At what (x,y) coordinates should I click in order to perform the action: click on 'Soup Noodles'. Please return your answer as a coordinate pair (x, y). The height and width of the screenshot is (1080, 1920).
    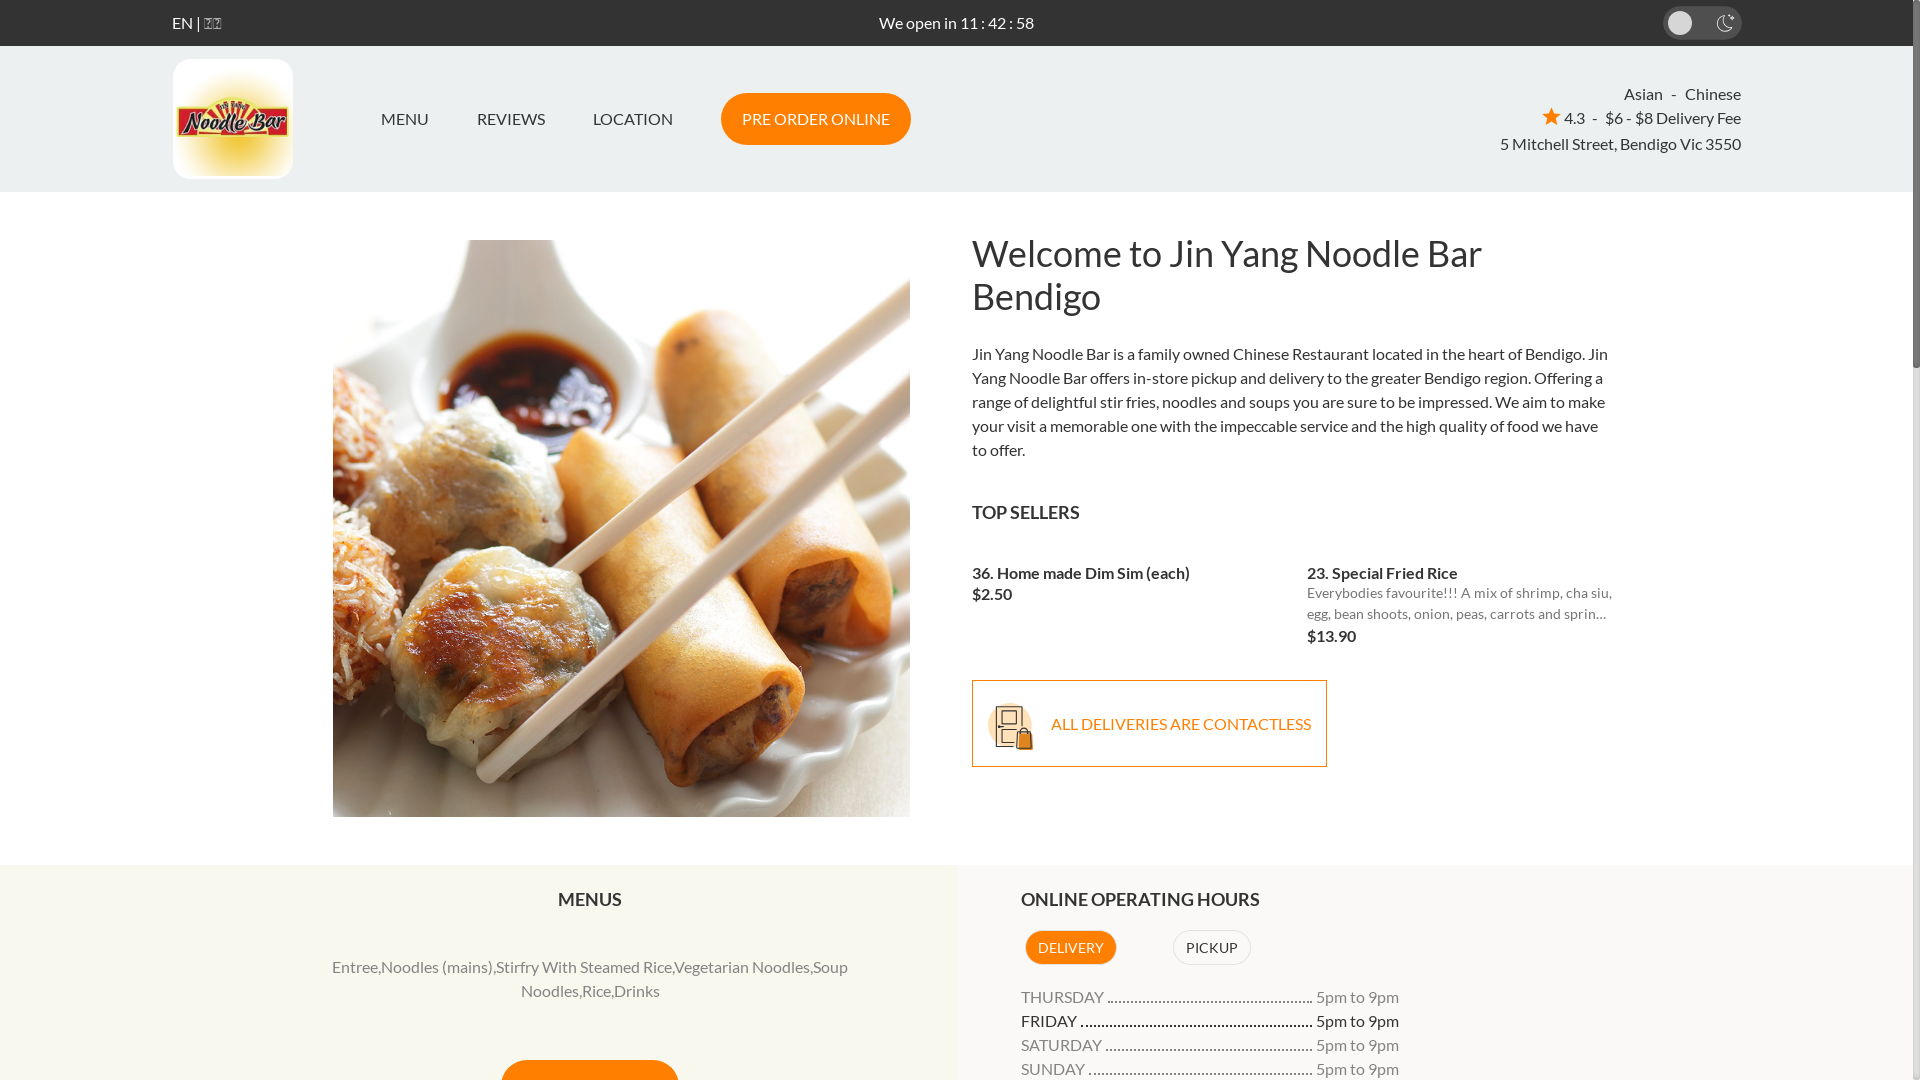
    Looking at the image, I should click on (685, 977).